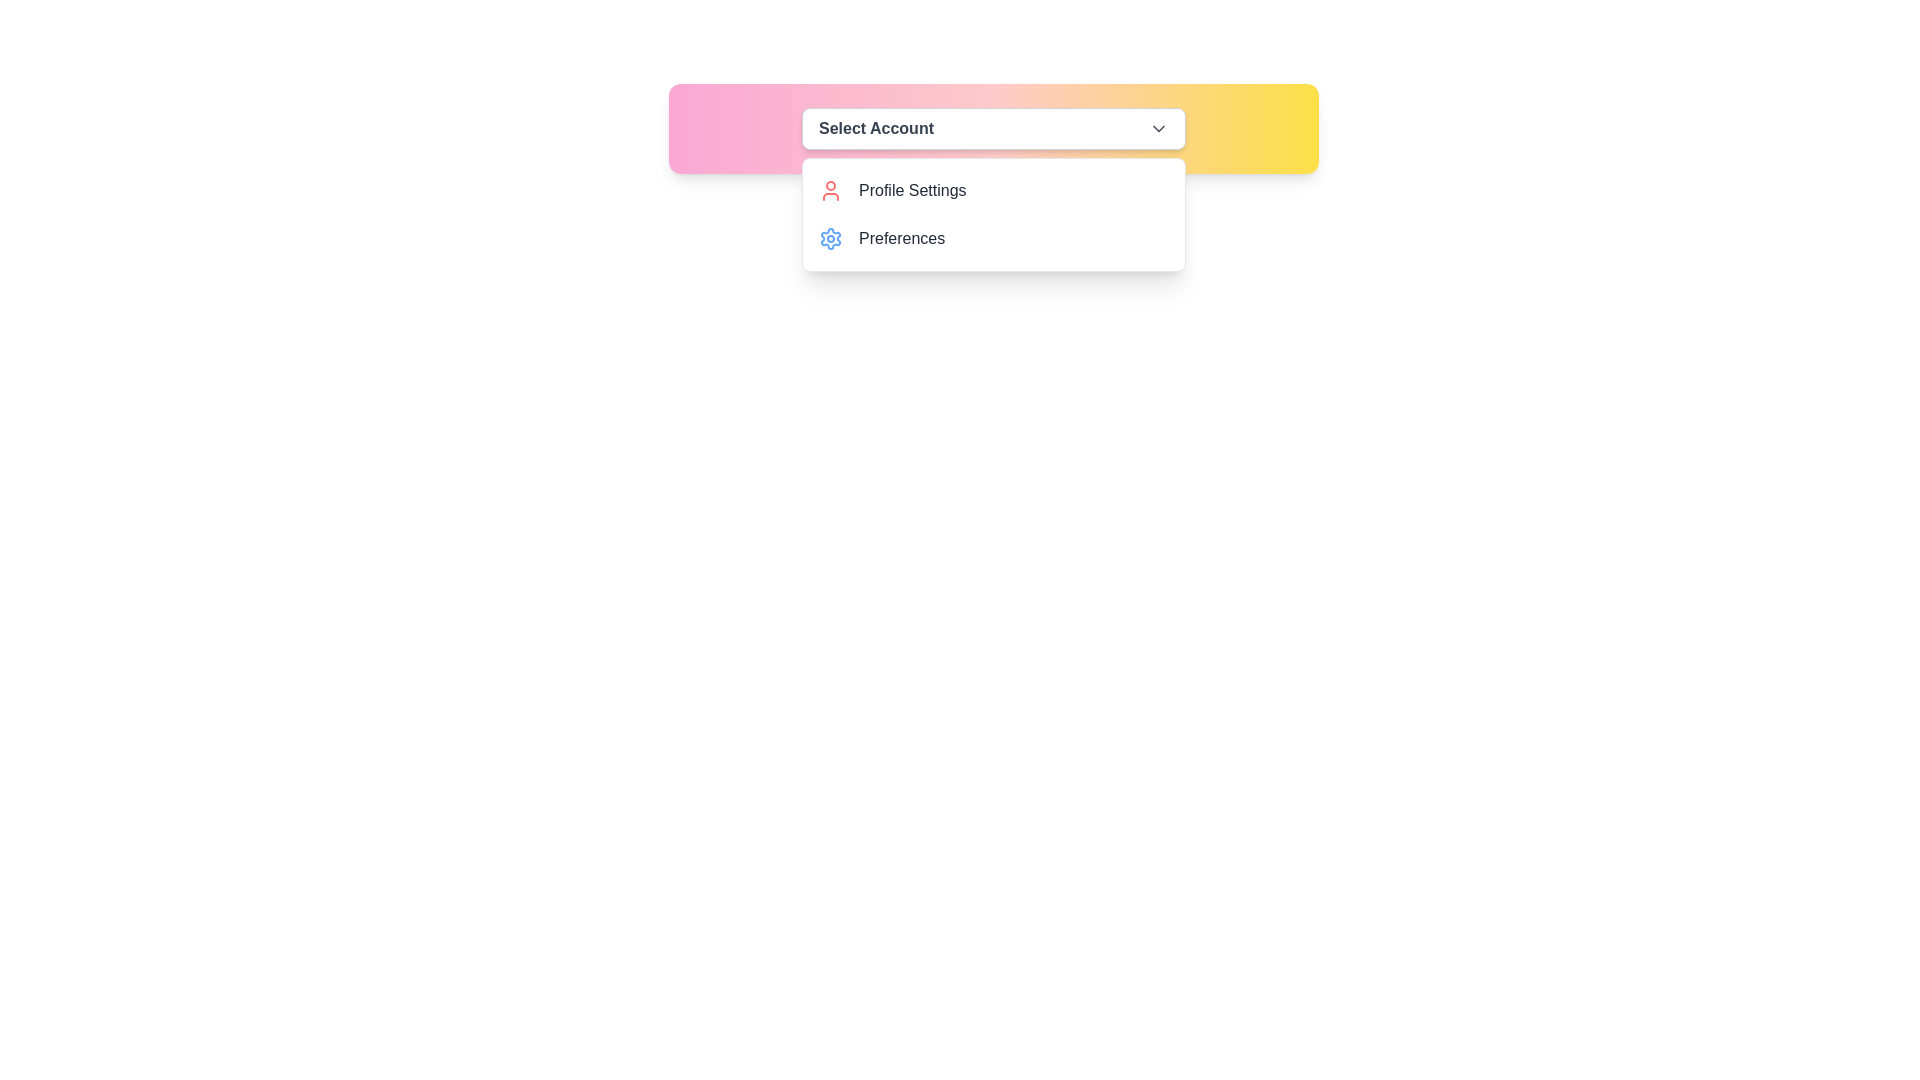  Describe the element at coordinates (830, 238) in the screenshot. I see `assistive technology` at that location.